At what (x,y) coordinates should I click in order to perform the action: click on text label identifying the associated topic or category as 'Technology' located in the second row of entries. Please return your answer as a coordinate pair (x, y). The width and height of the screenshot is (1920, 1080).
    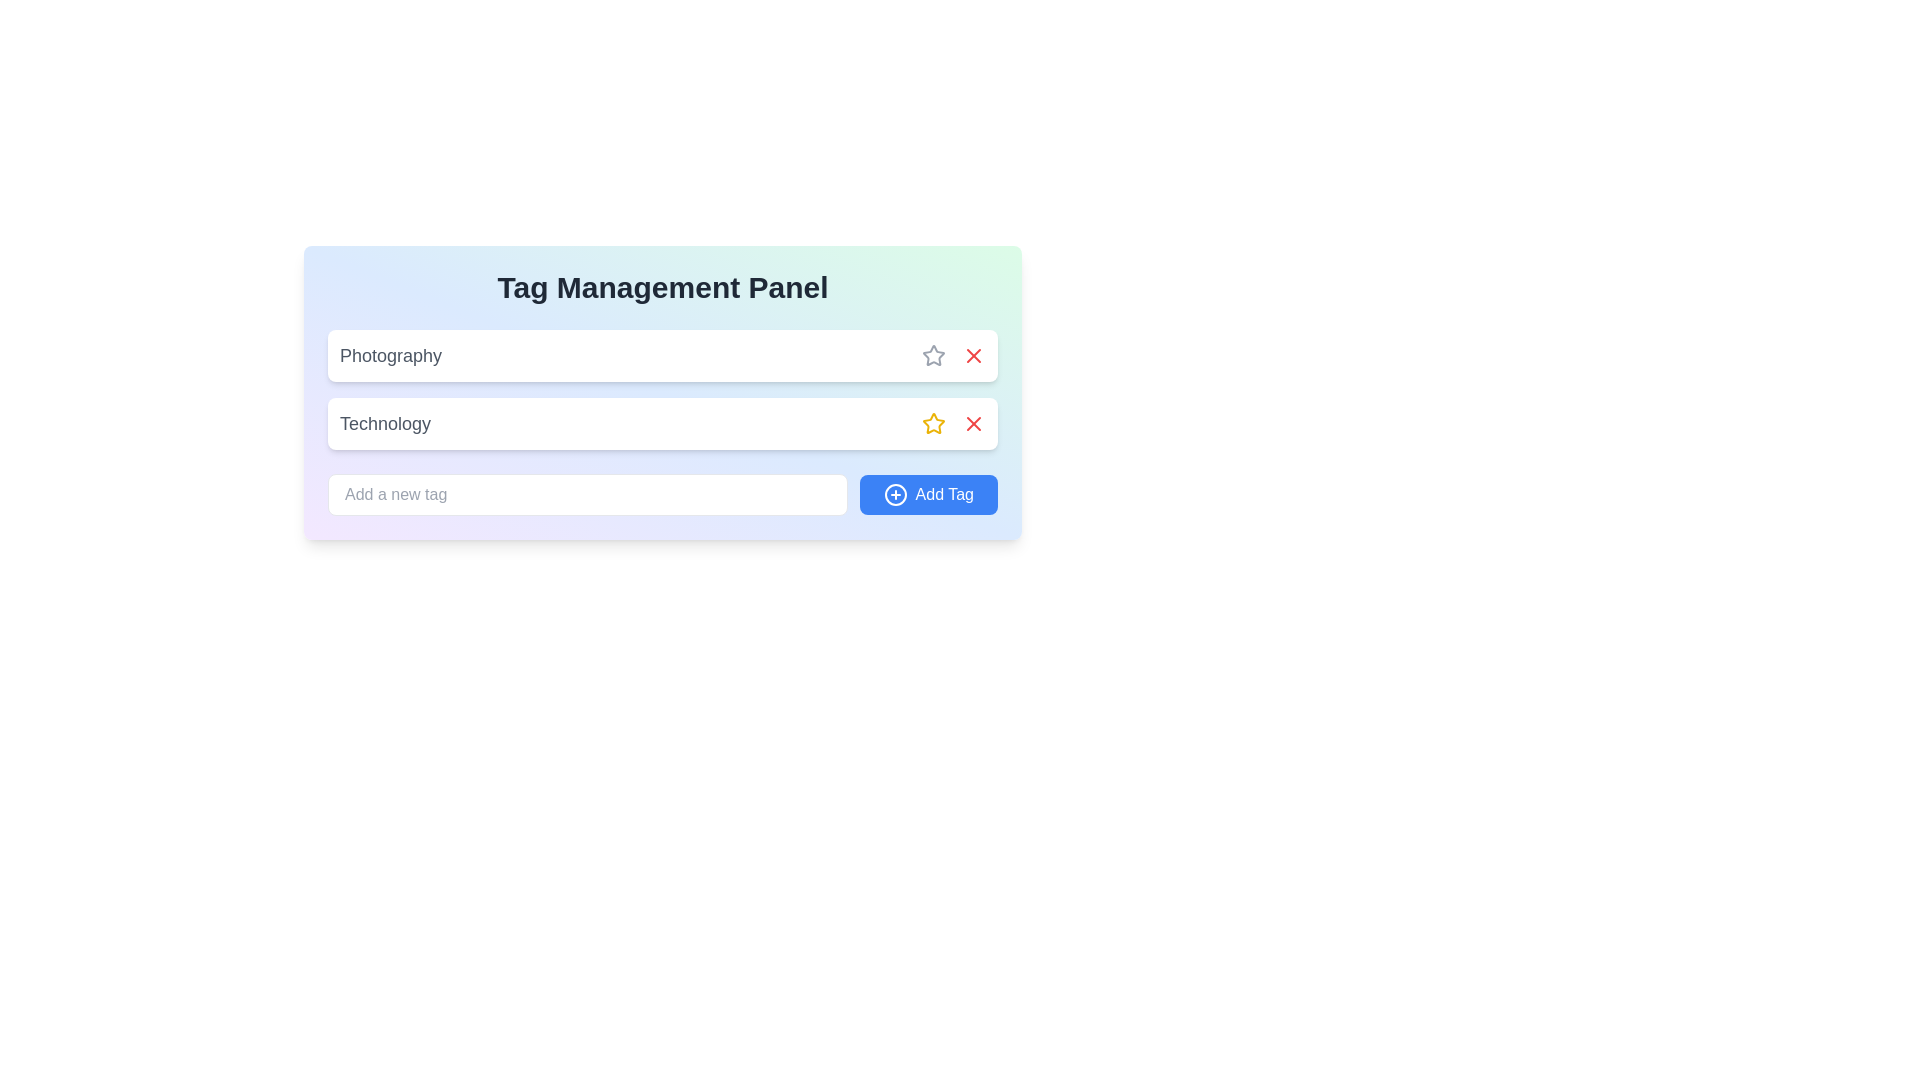
    Looking at the image, I should click on (385, 423).